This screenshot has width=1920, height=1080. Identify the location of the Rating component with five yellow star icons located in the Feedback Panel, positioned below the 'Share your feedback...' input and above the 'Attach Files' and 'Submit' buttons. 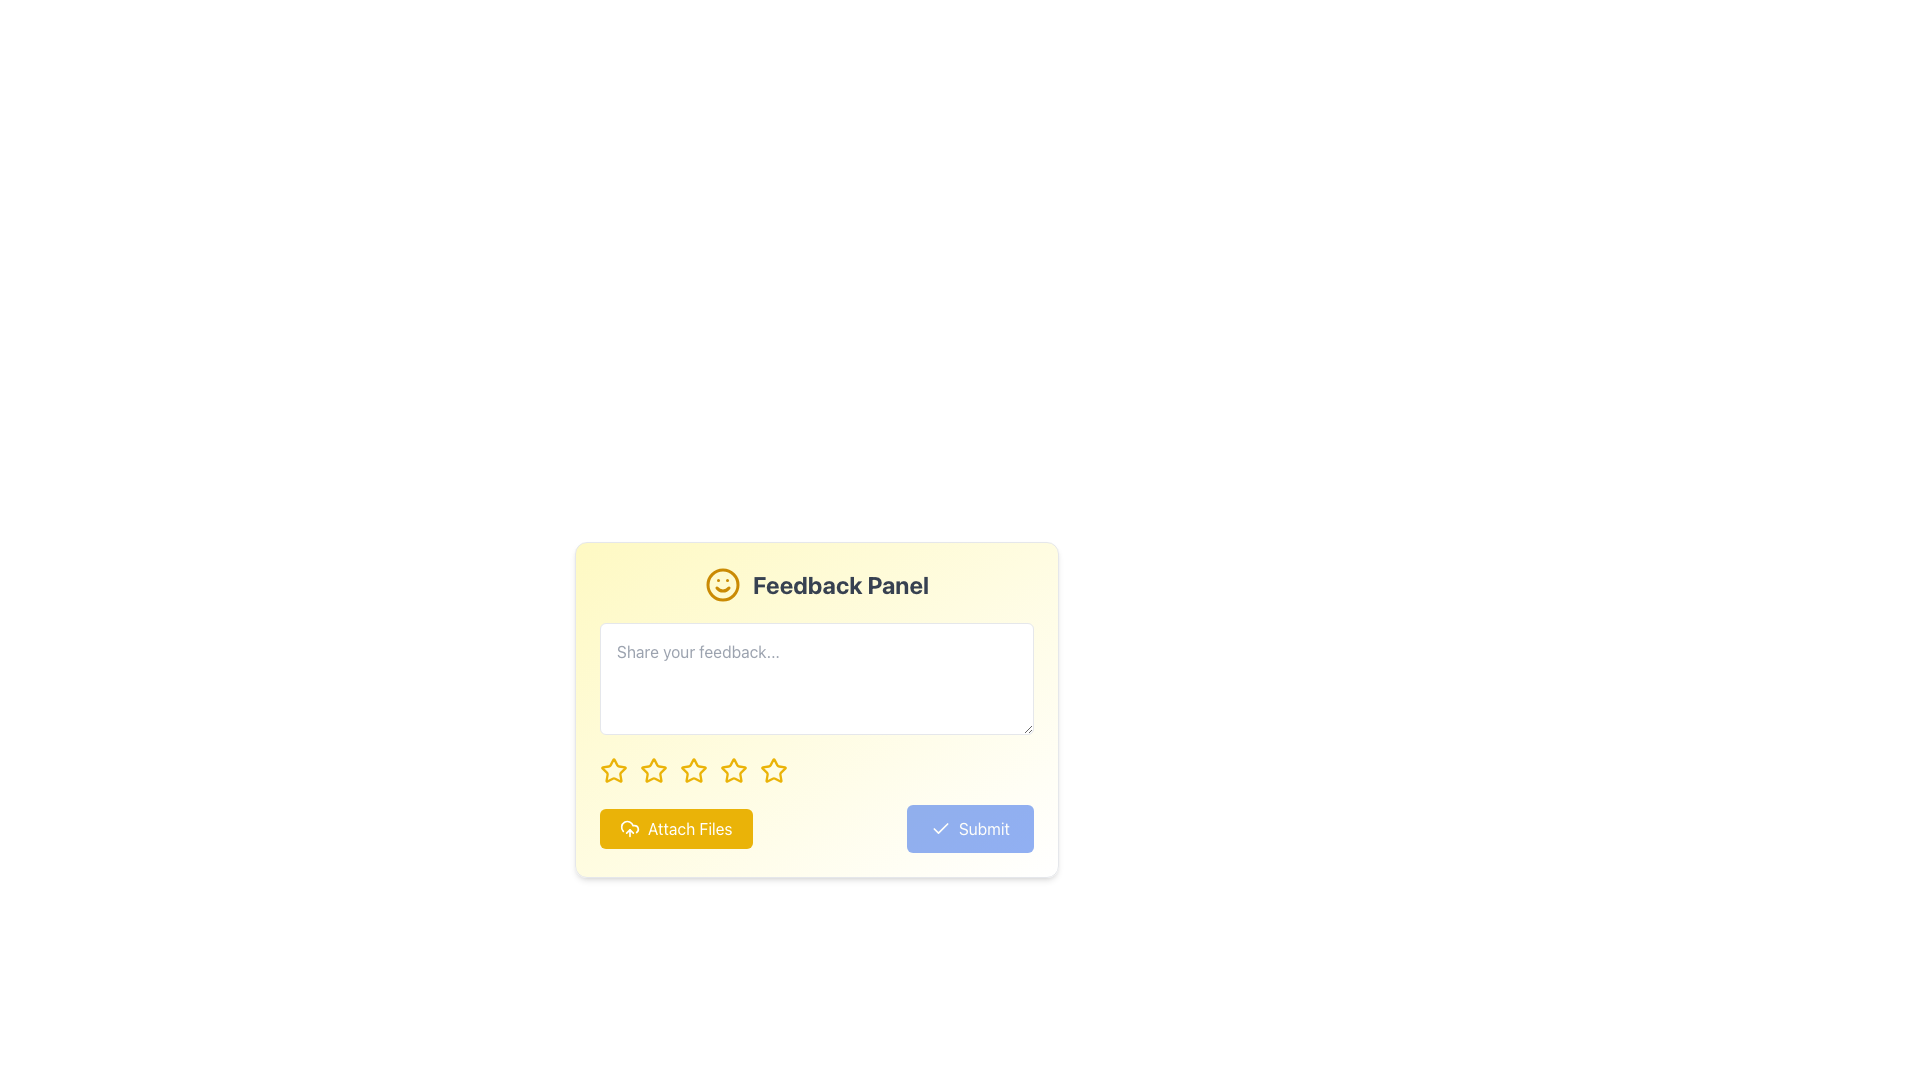
(816, 770).